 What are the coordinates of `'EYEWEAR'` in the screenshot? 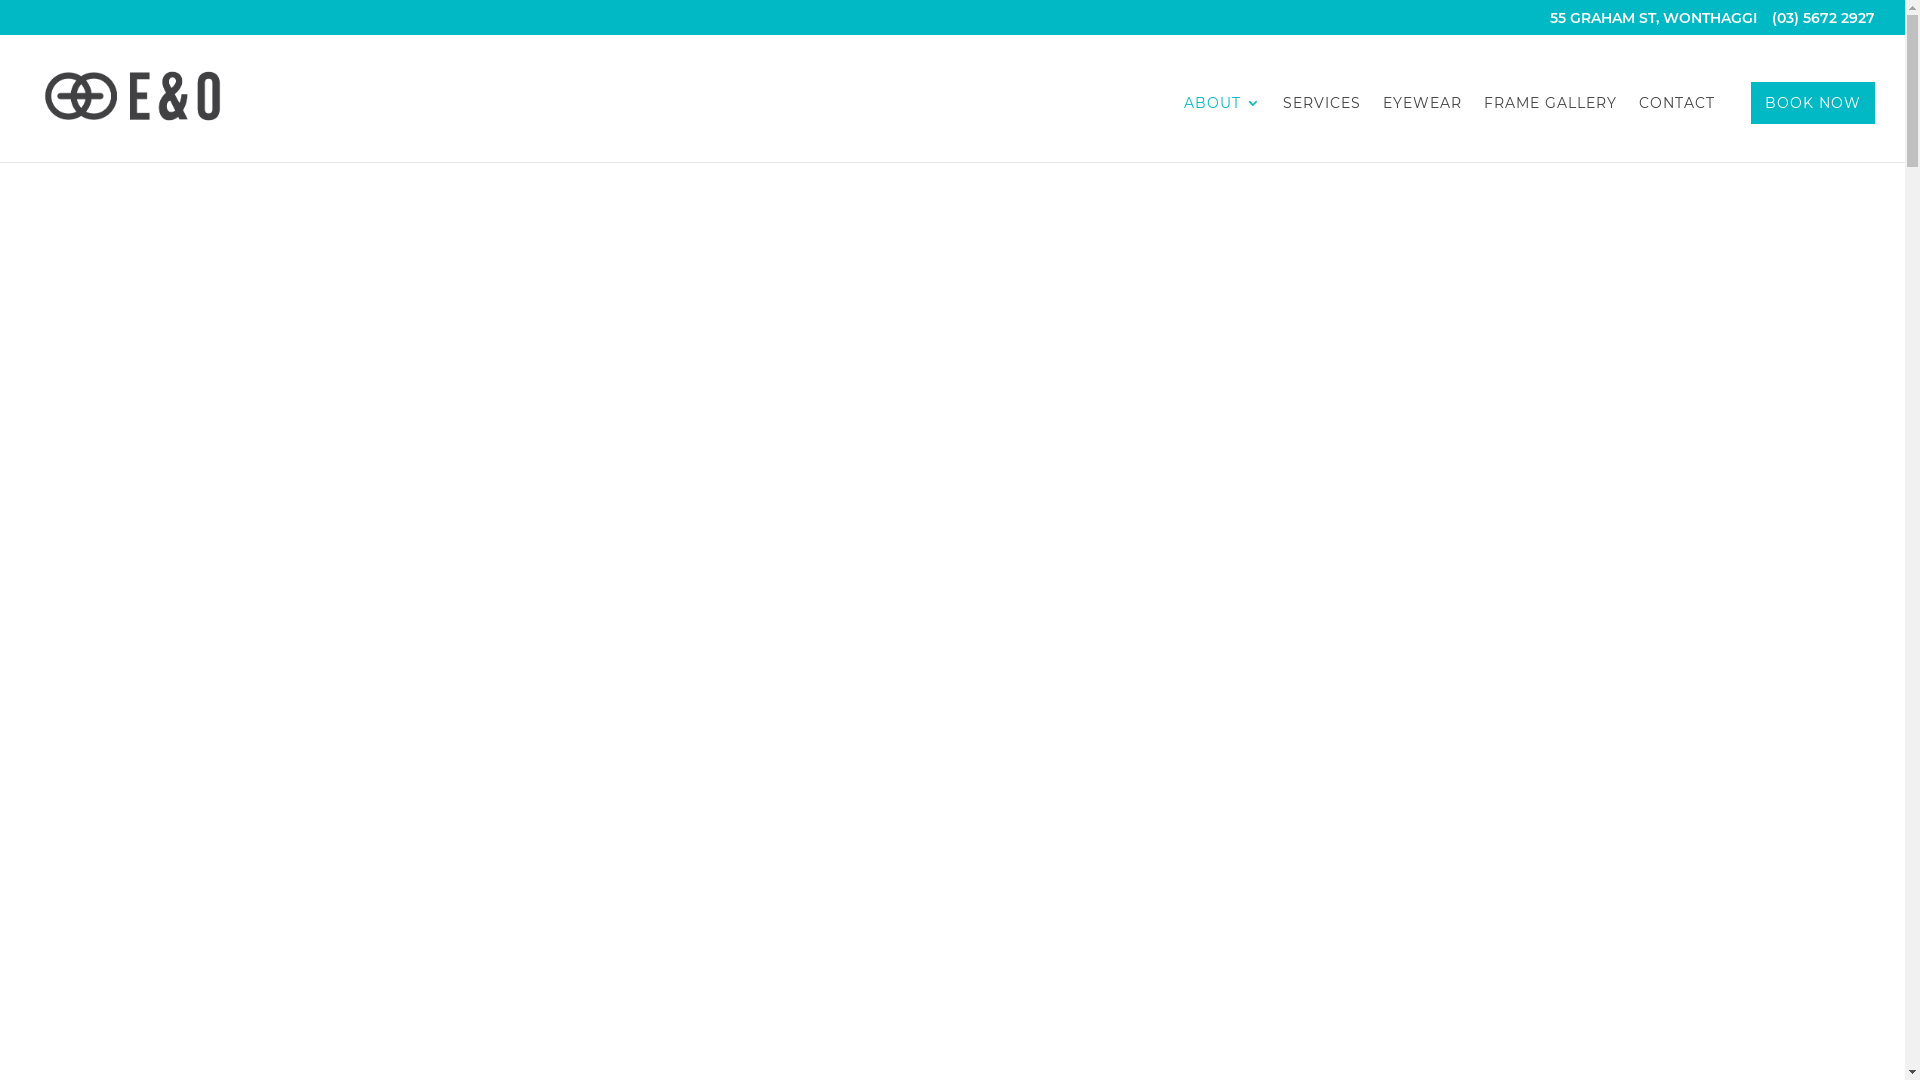 It's located at (1421, 128).